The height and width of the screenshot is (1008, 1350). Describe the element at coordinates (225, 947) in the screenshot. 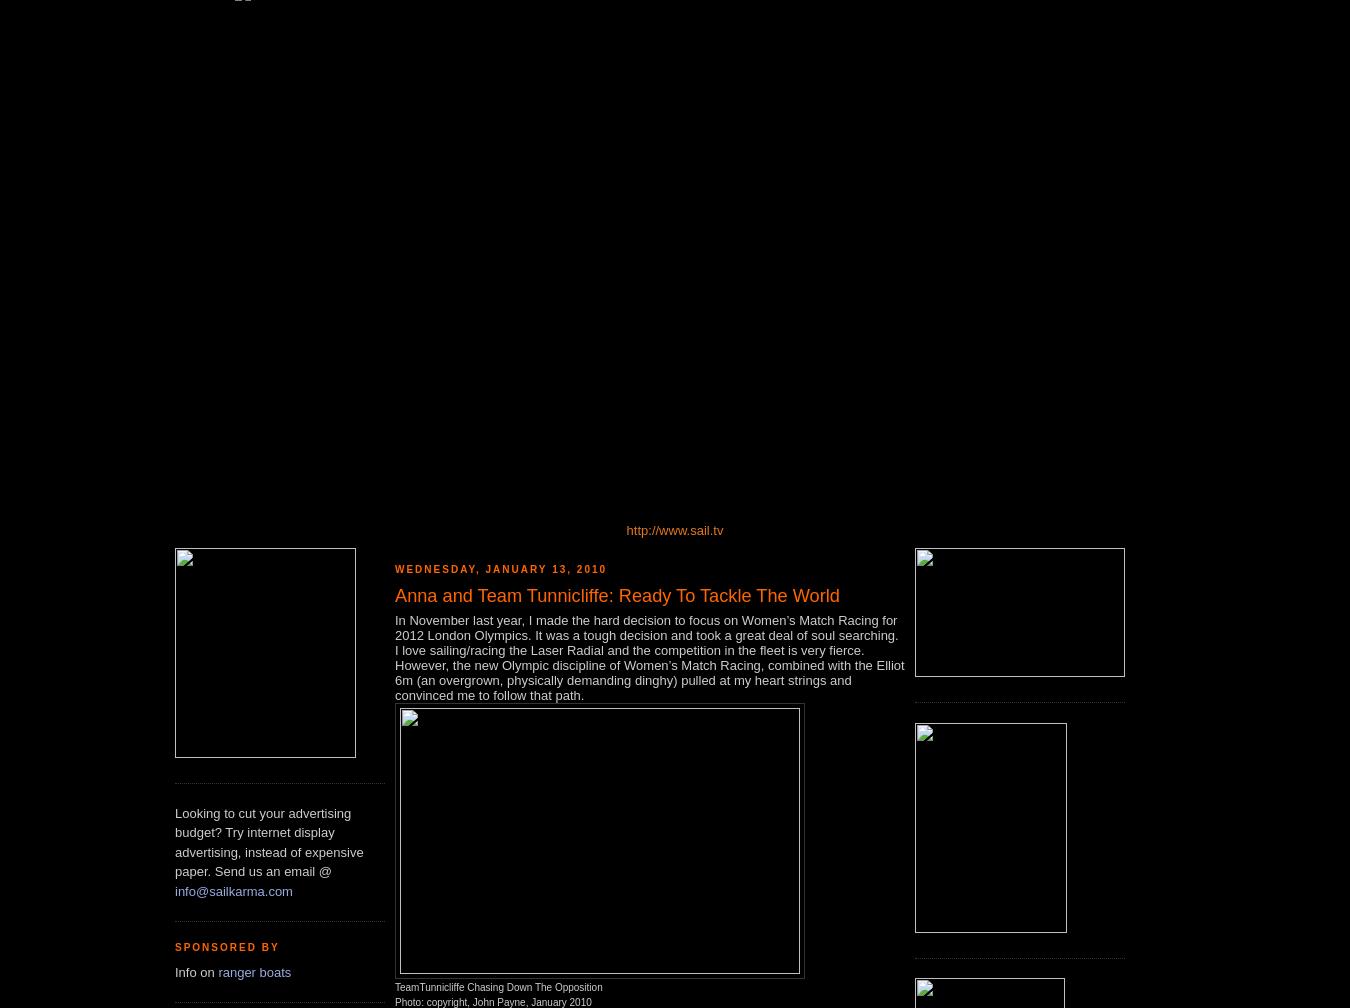

I see `'Sponsored by'` at that location.